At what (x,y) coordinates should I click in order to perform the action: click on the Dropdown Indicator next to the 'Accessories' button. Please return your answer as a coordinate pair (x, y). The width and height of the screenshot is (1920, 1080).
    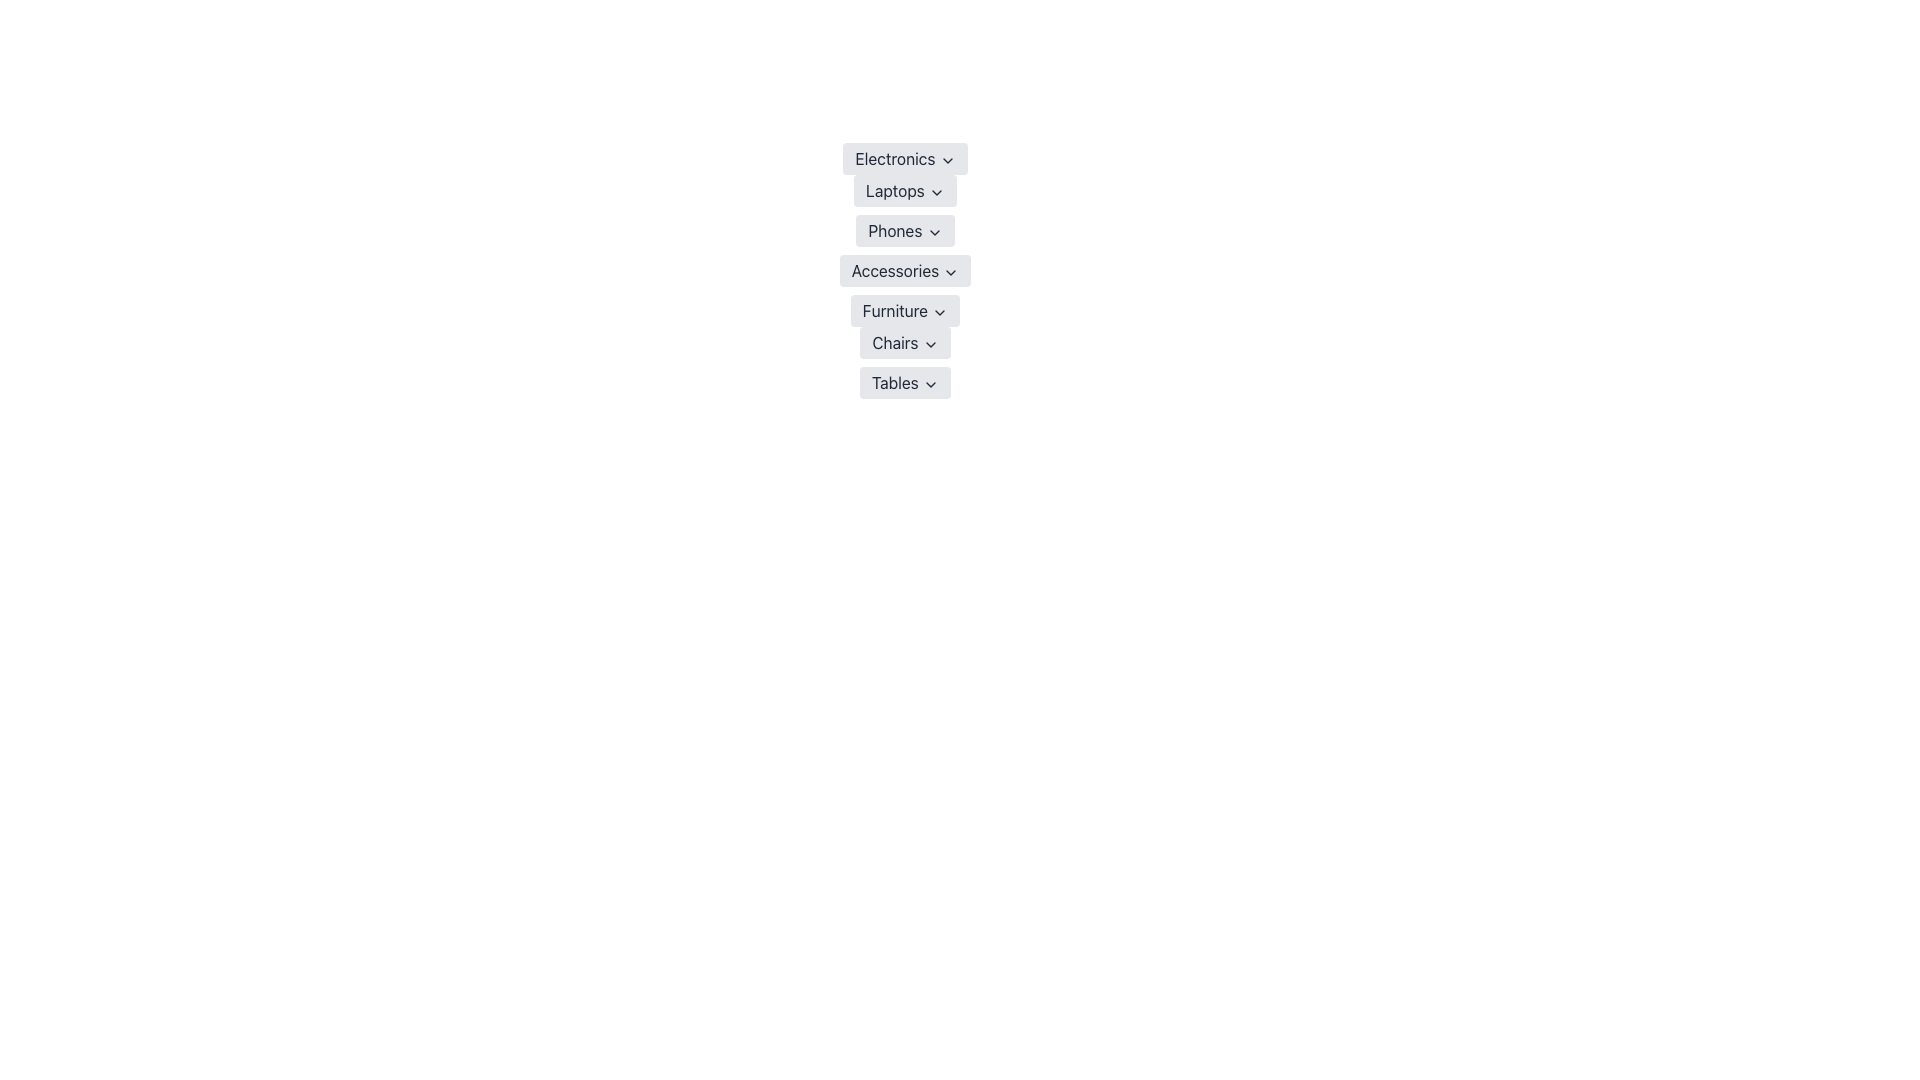
    Looking at the image, I should click on (950, 272).